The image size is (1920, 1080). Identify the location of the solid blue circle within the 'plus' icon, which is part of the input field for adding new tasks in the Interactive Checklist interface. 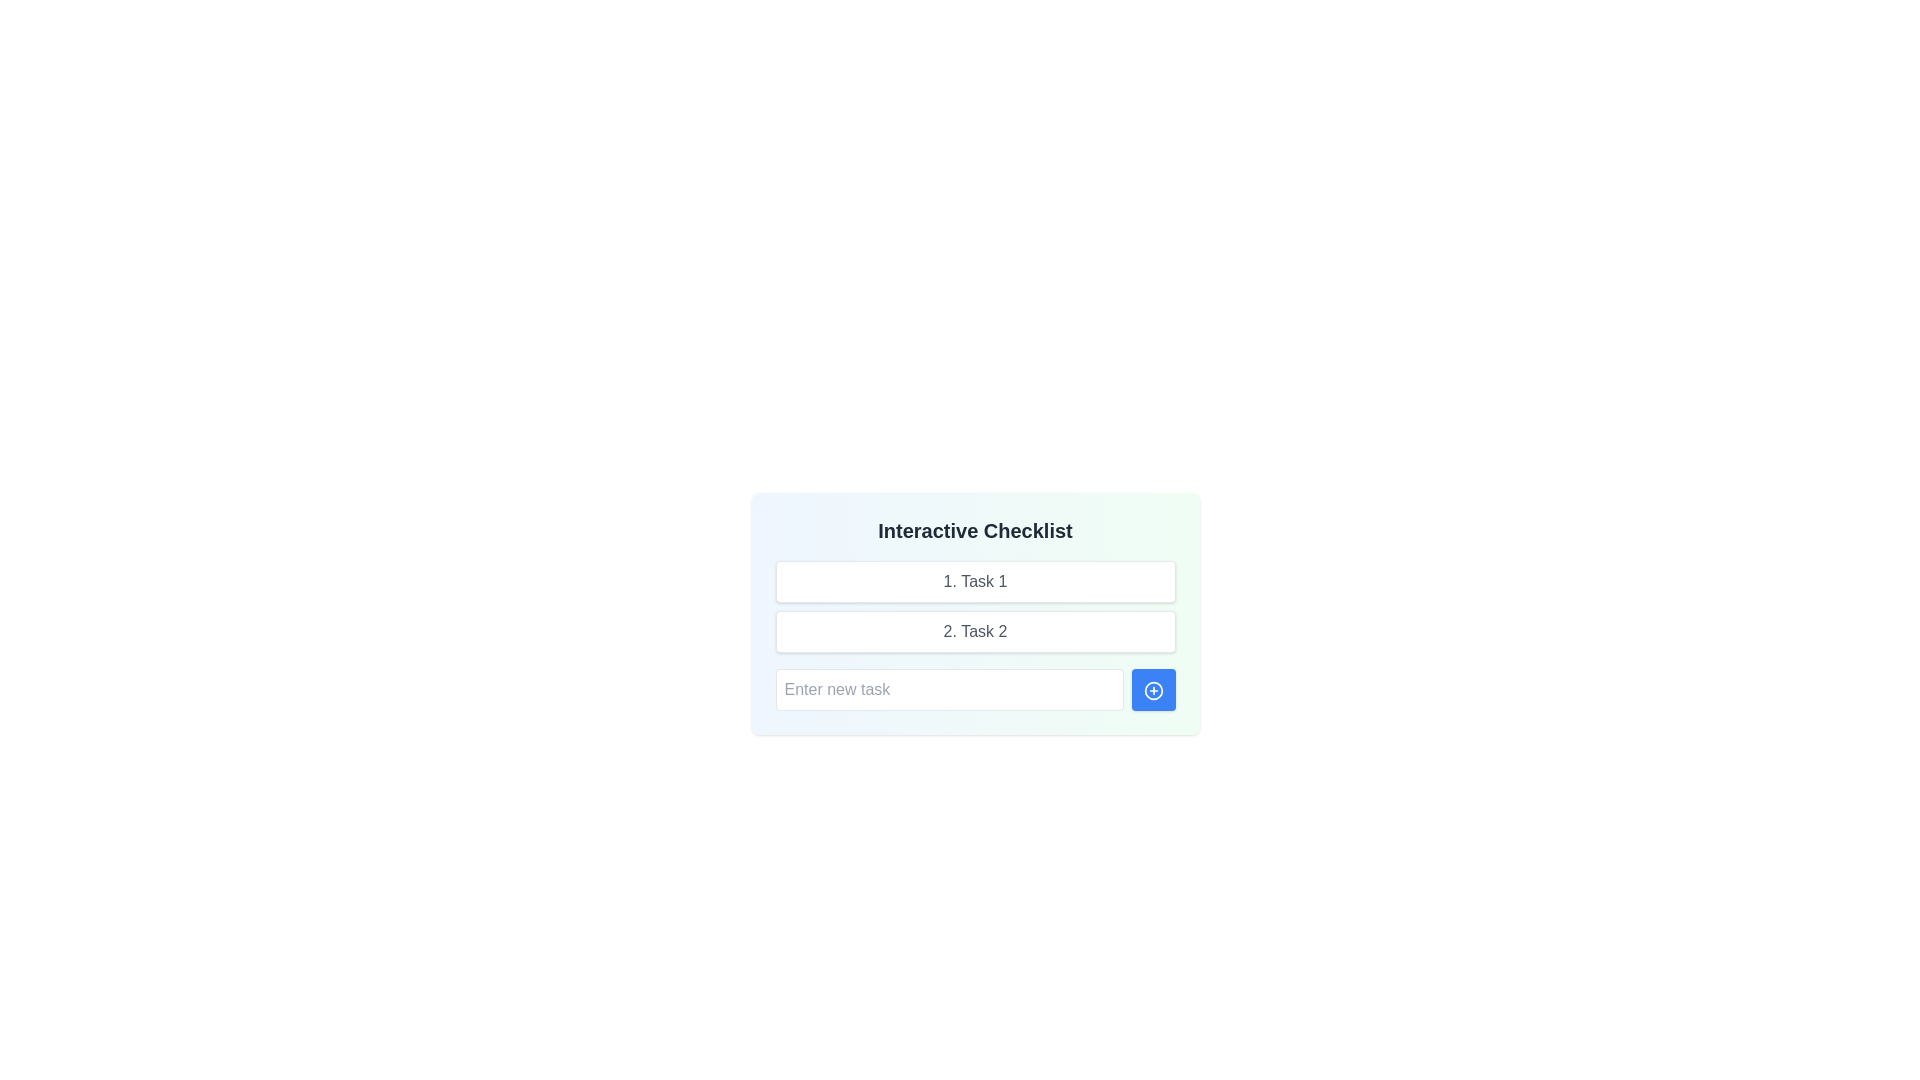
(1153, 689).